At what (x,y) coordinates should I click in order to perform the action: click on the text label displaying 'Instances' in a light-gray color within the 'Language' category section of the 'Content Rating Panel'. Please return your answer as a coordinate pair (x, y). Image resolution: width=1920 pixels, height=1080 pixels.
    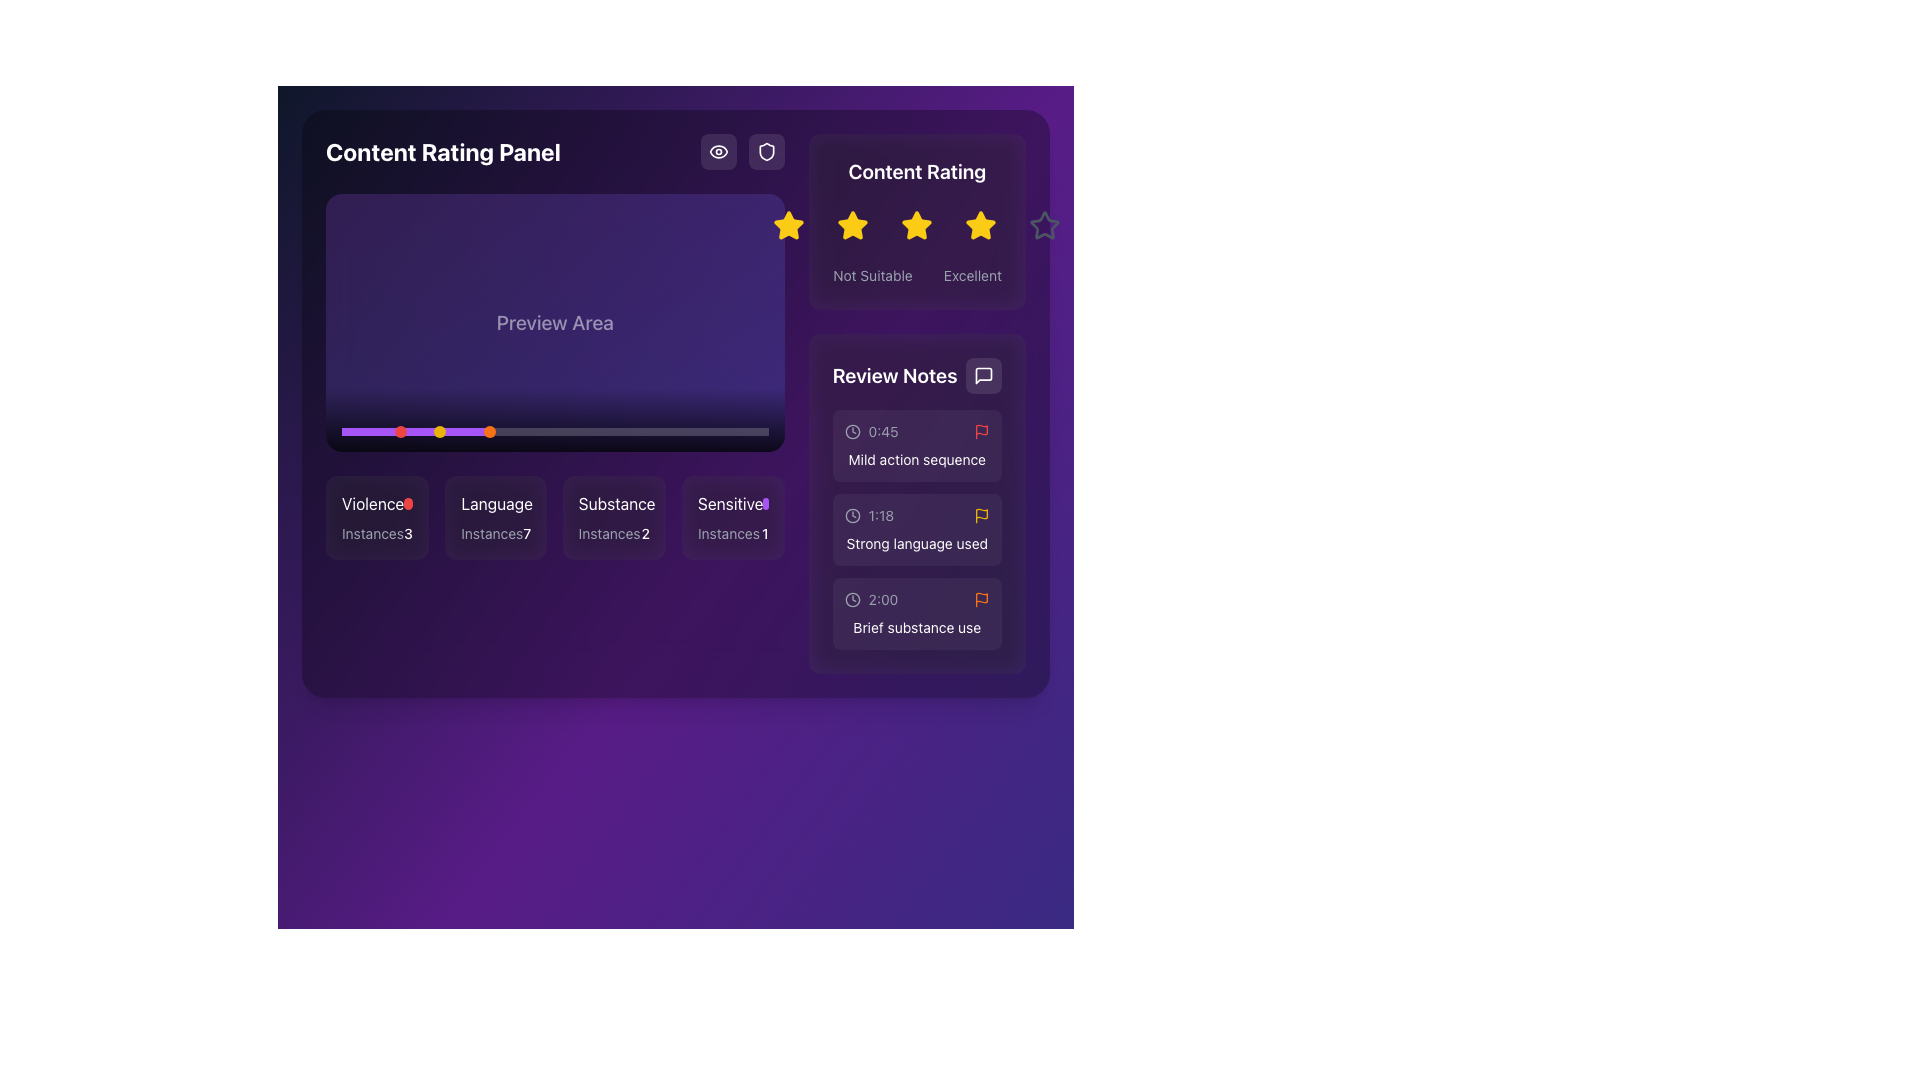
    Looking at the image, I should click on (491, 532).